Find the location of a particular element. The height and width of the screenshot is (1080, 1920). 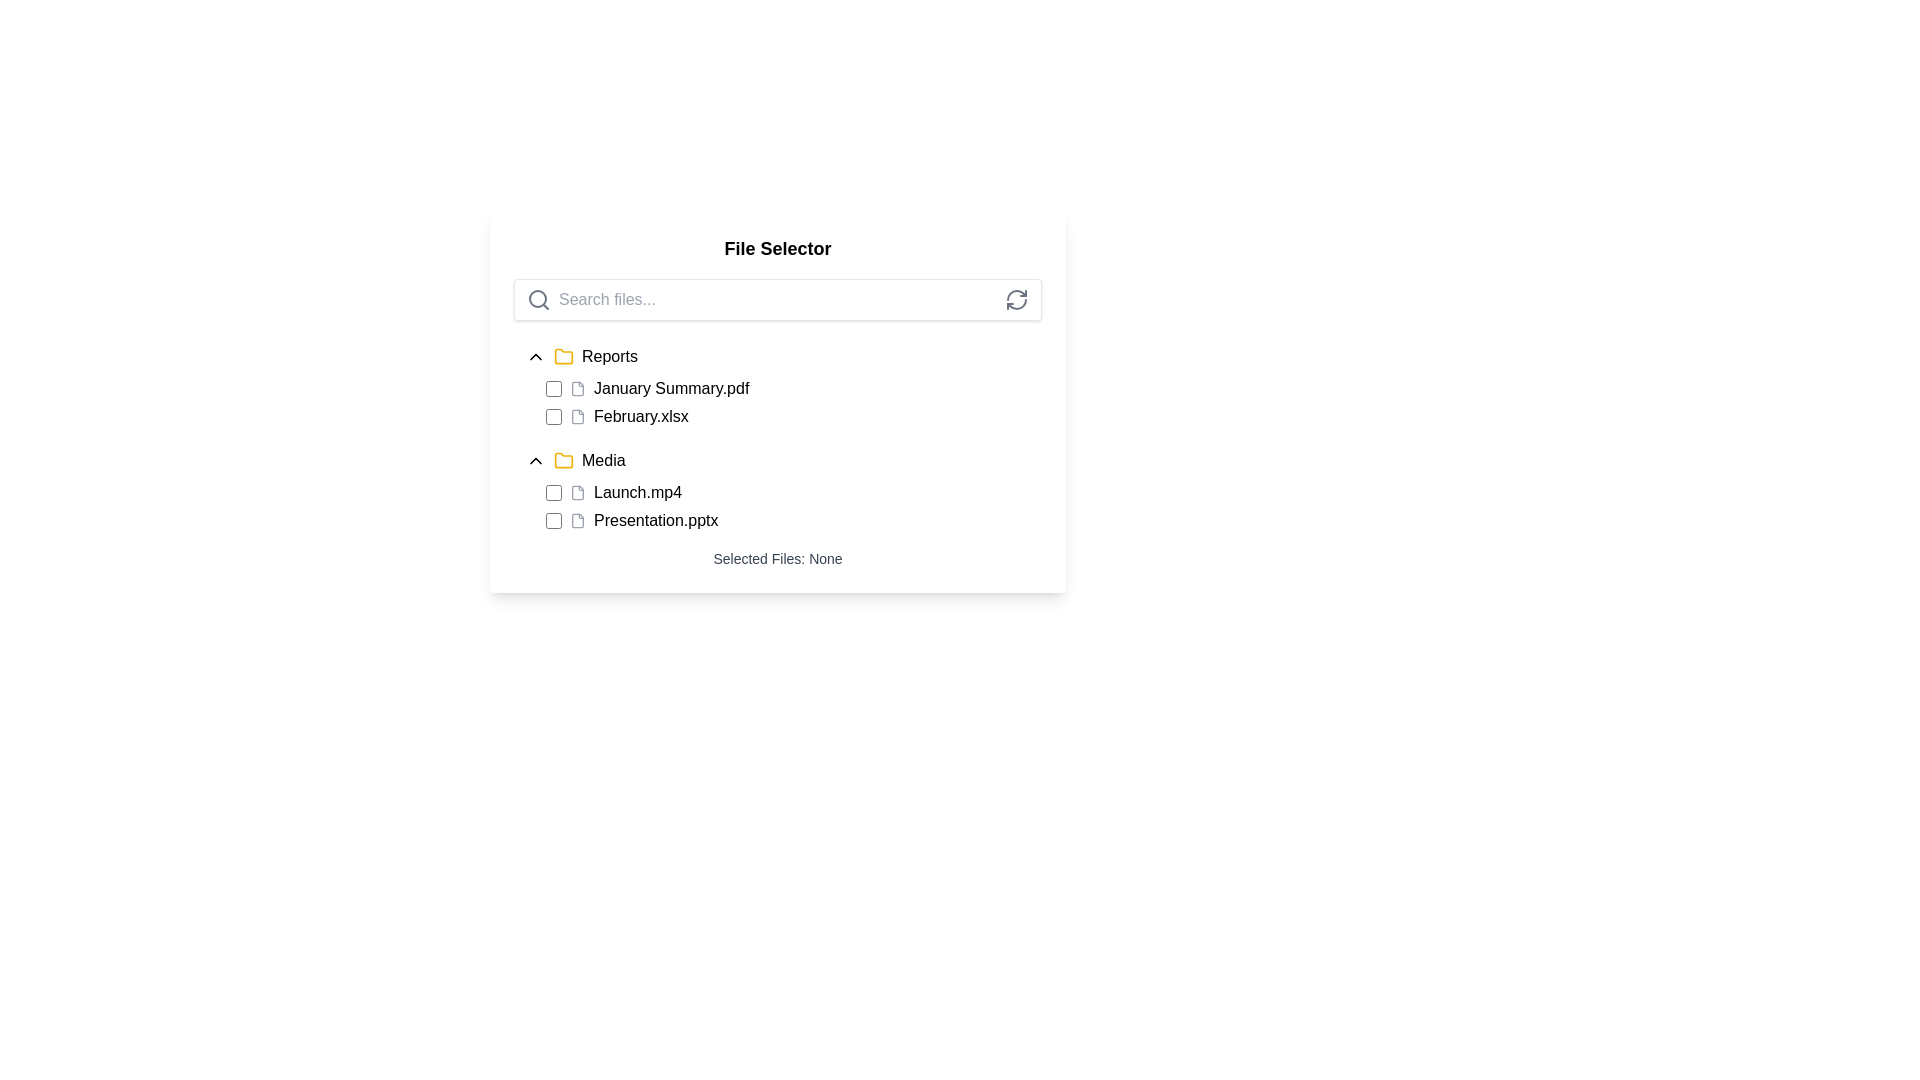

the small yellow folder icon located to the left of the 'Reports' label in the collapsible item of the file selector interface is located at coordinates (563, 356).